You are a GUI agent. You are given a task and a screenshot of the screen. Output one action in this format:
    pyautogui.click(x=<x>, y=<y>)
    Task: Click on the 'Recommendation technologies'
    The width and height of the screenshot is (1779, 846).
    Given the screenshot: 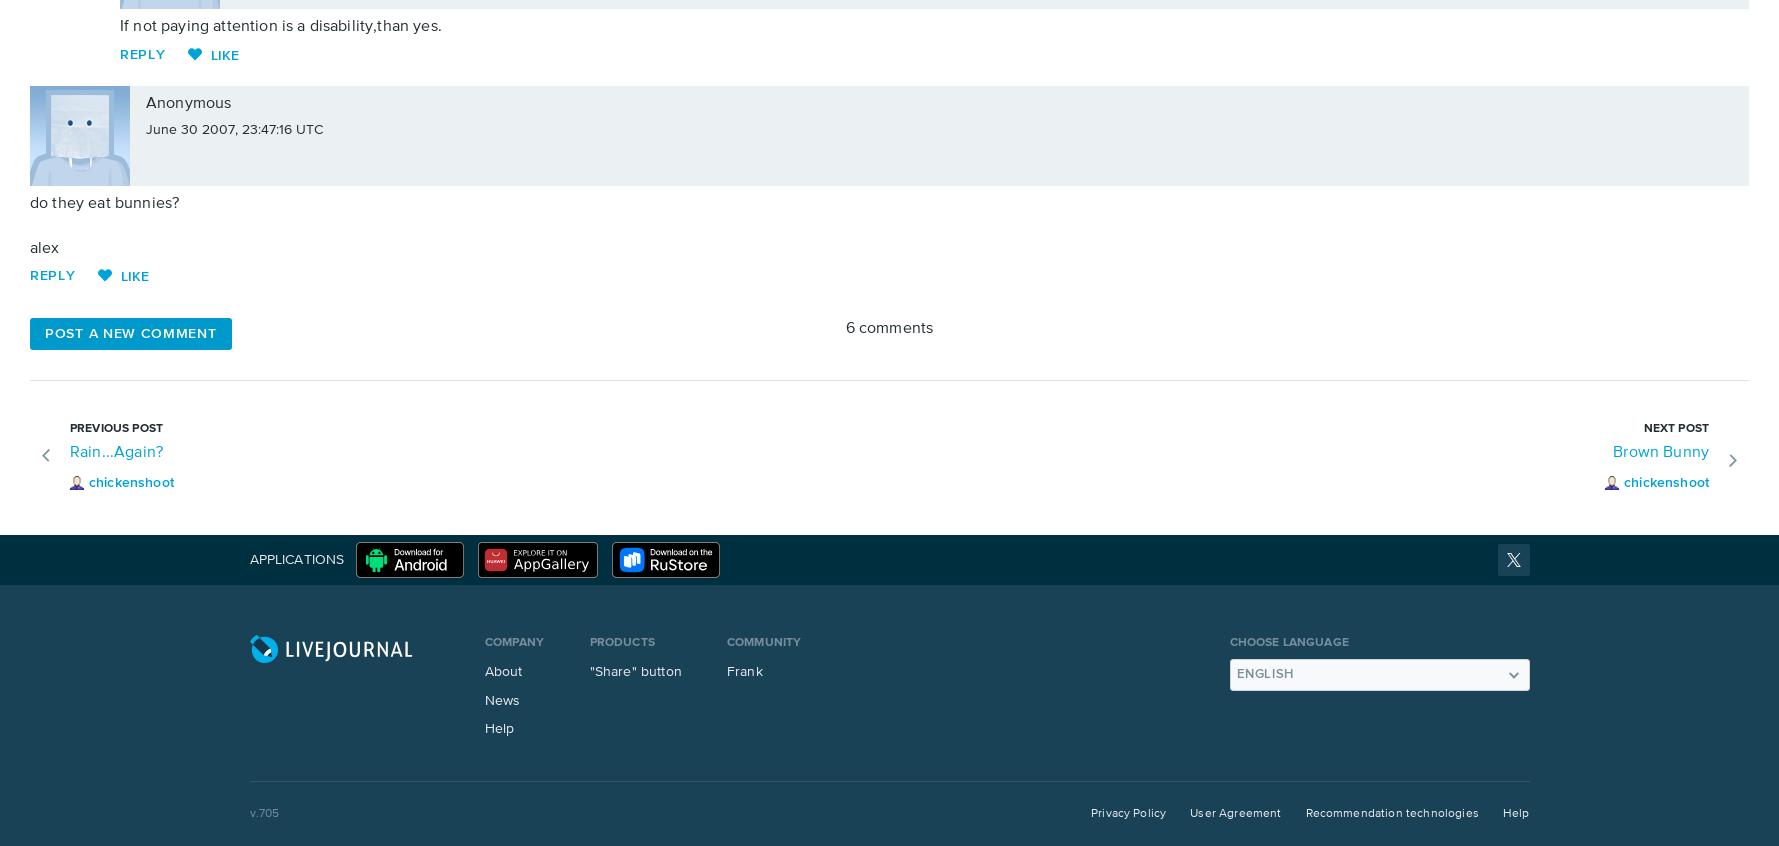 What is the action you would take?
    pyautogui.click(x=1391, y=813)
    